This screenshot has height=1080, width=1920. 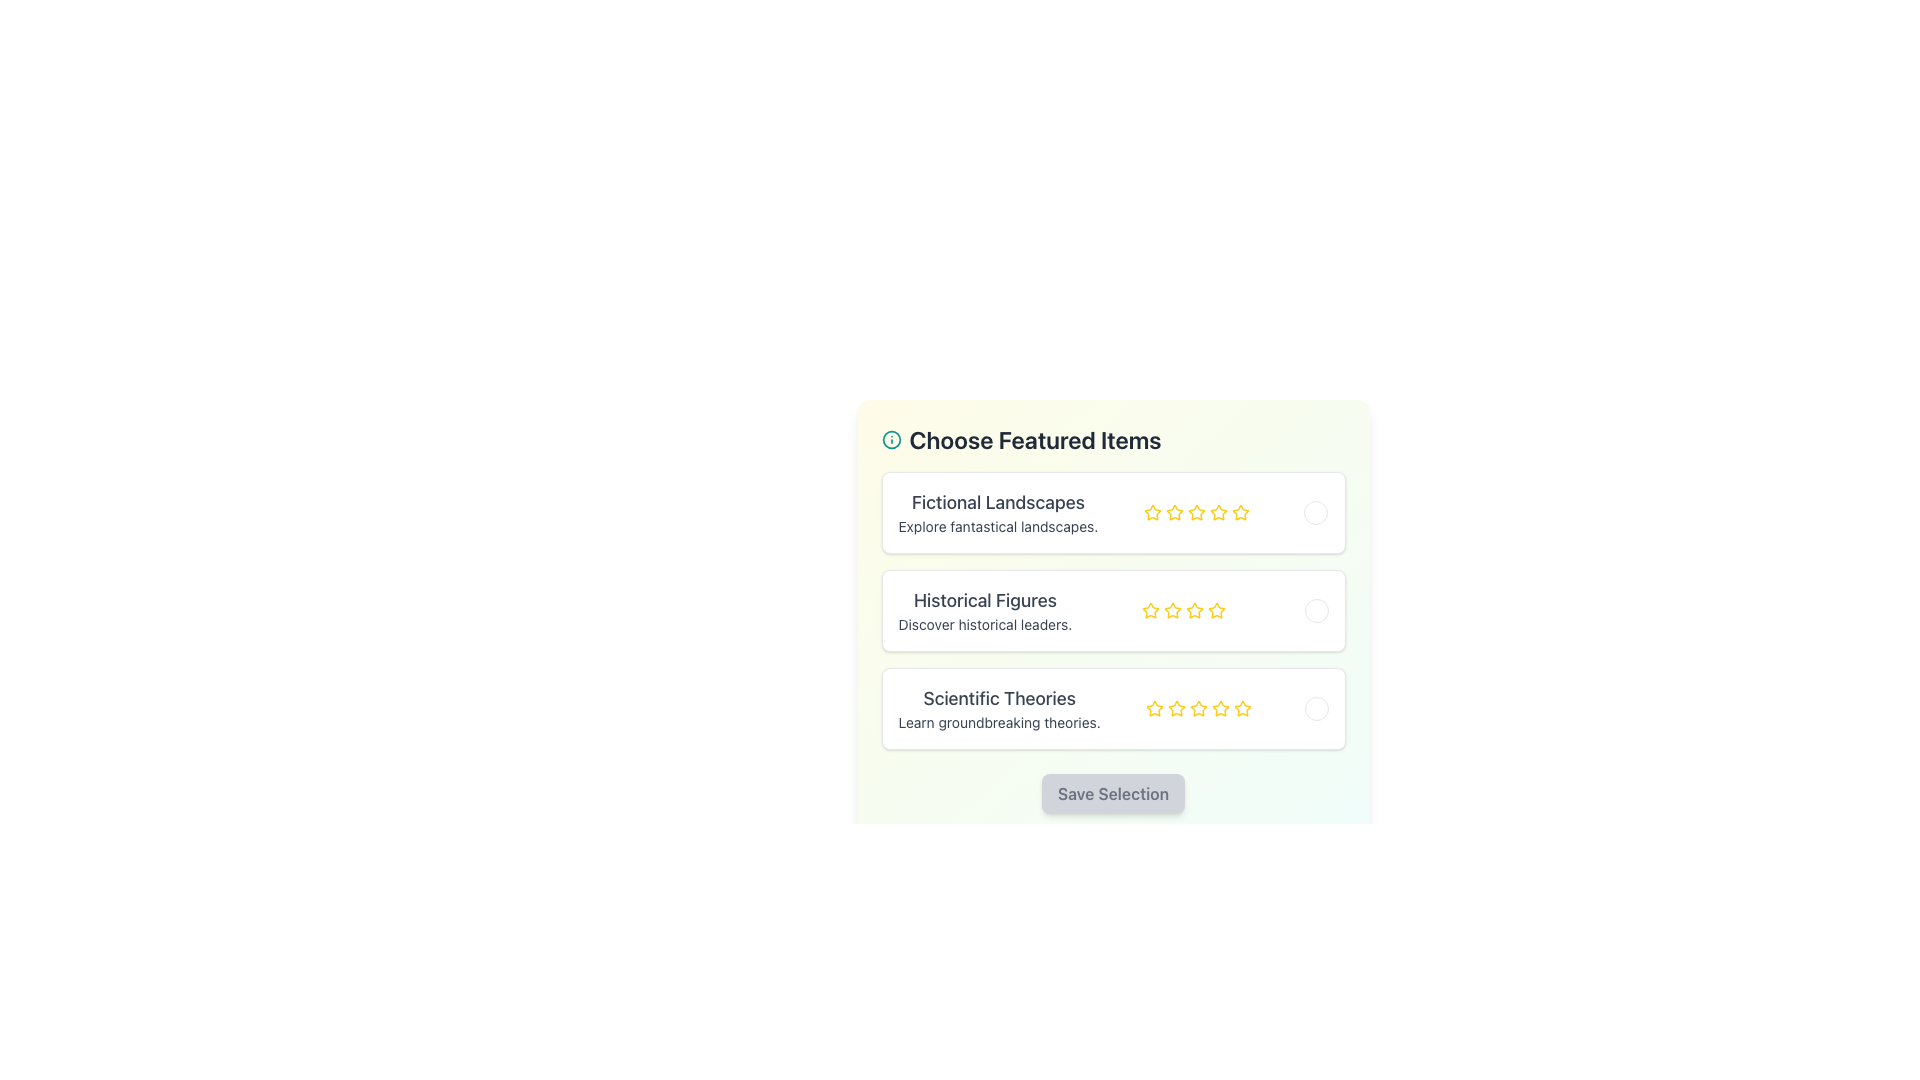 What do you see at coordinates (1176, 707) in the screenshot?
I see `the second star in the 5-star rating control to provide a rating for the 'Scientific Theories' section` at bounding box center [1176, 707].